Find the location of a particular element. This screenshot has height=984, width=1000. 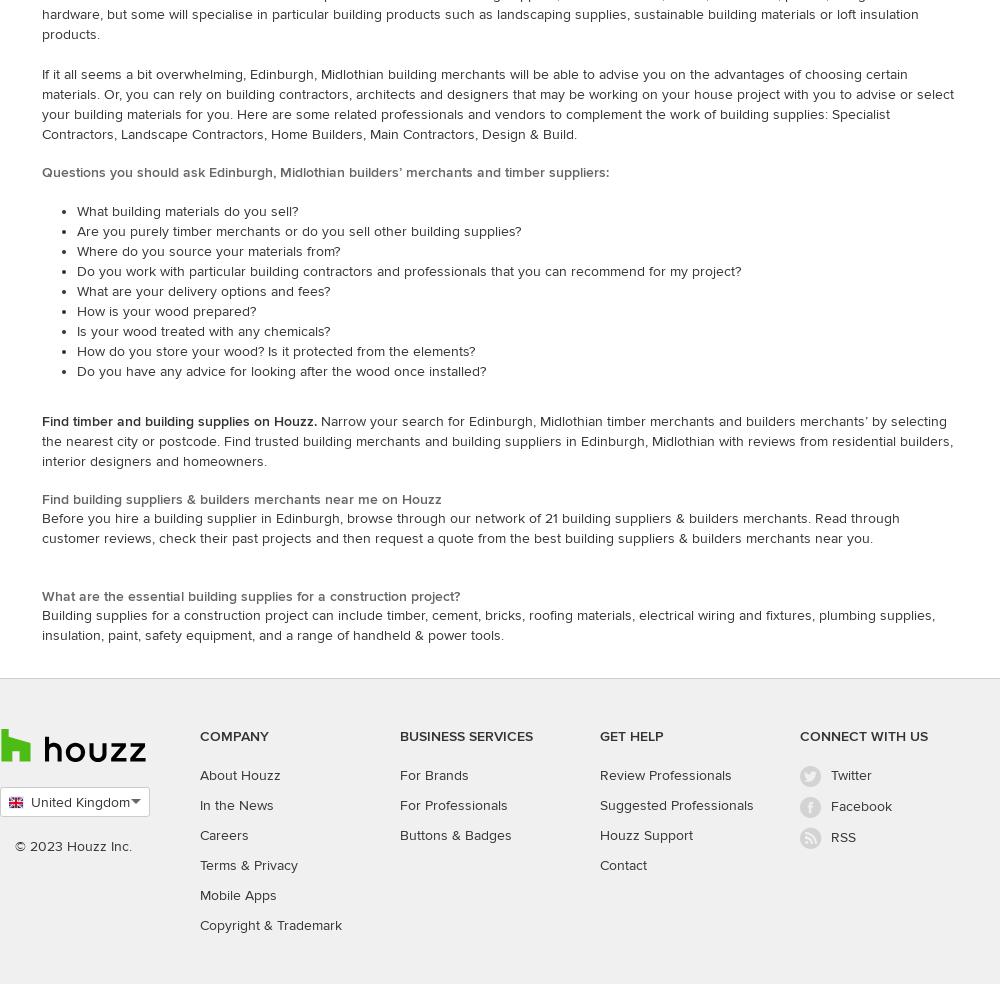

'Terms' is located at coordinates (199, 864).